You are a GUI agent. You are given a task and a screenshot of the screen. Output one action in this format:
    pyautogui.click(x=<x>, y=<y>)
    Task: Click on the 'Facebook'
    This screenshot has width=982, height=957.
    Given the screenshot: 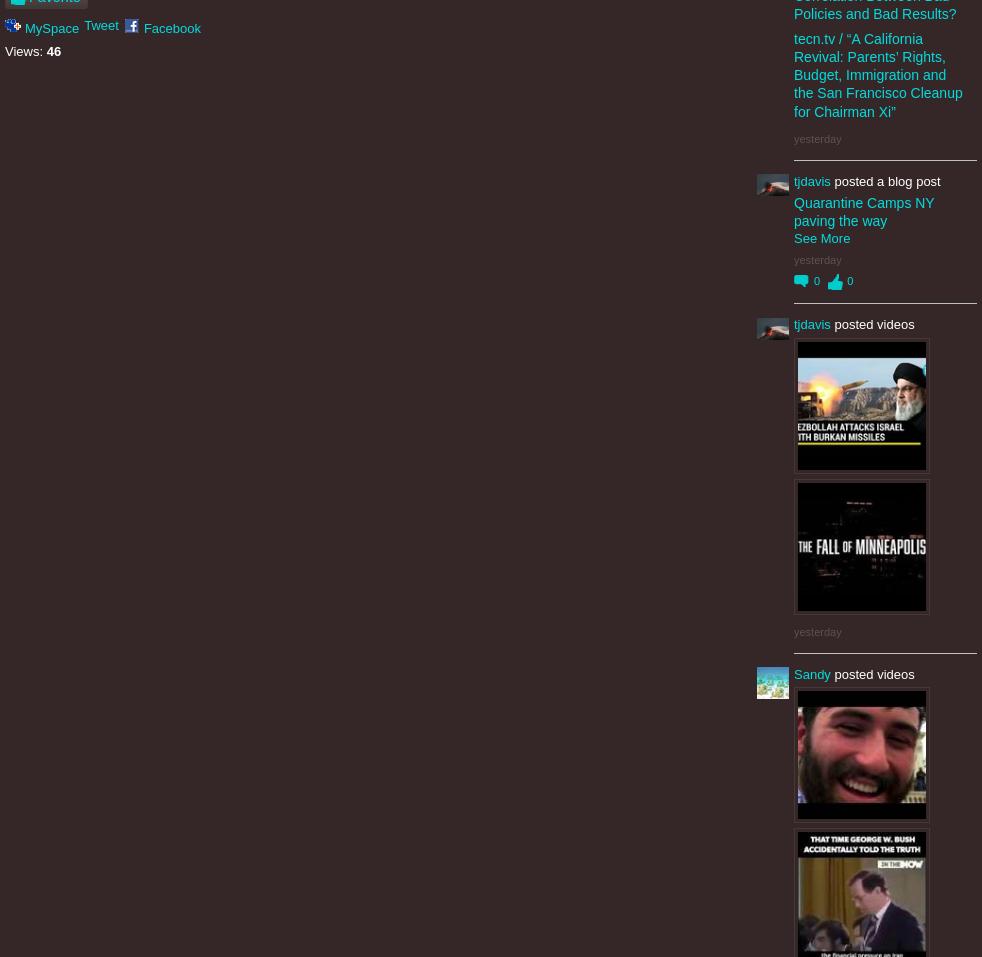 What is the action you would take?
    pyautogui.click(x=170, y=26)
    